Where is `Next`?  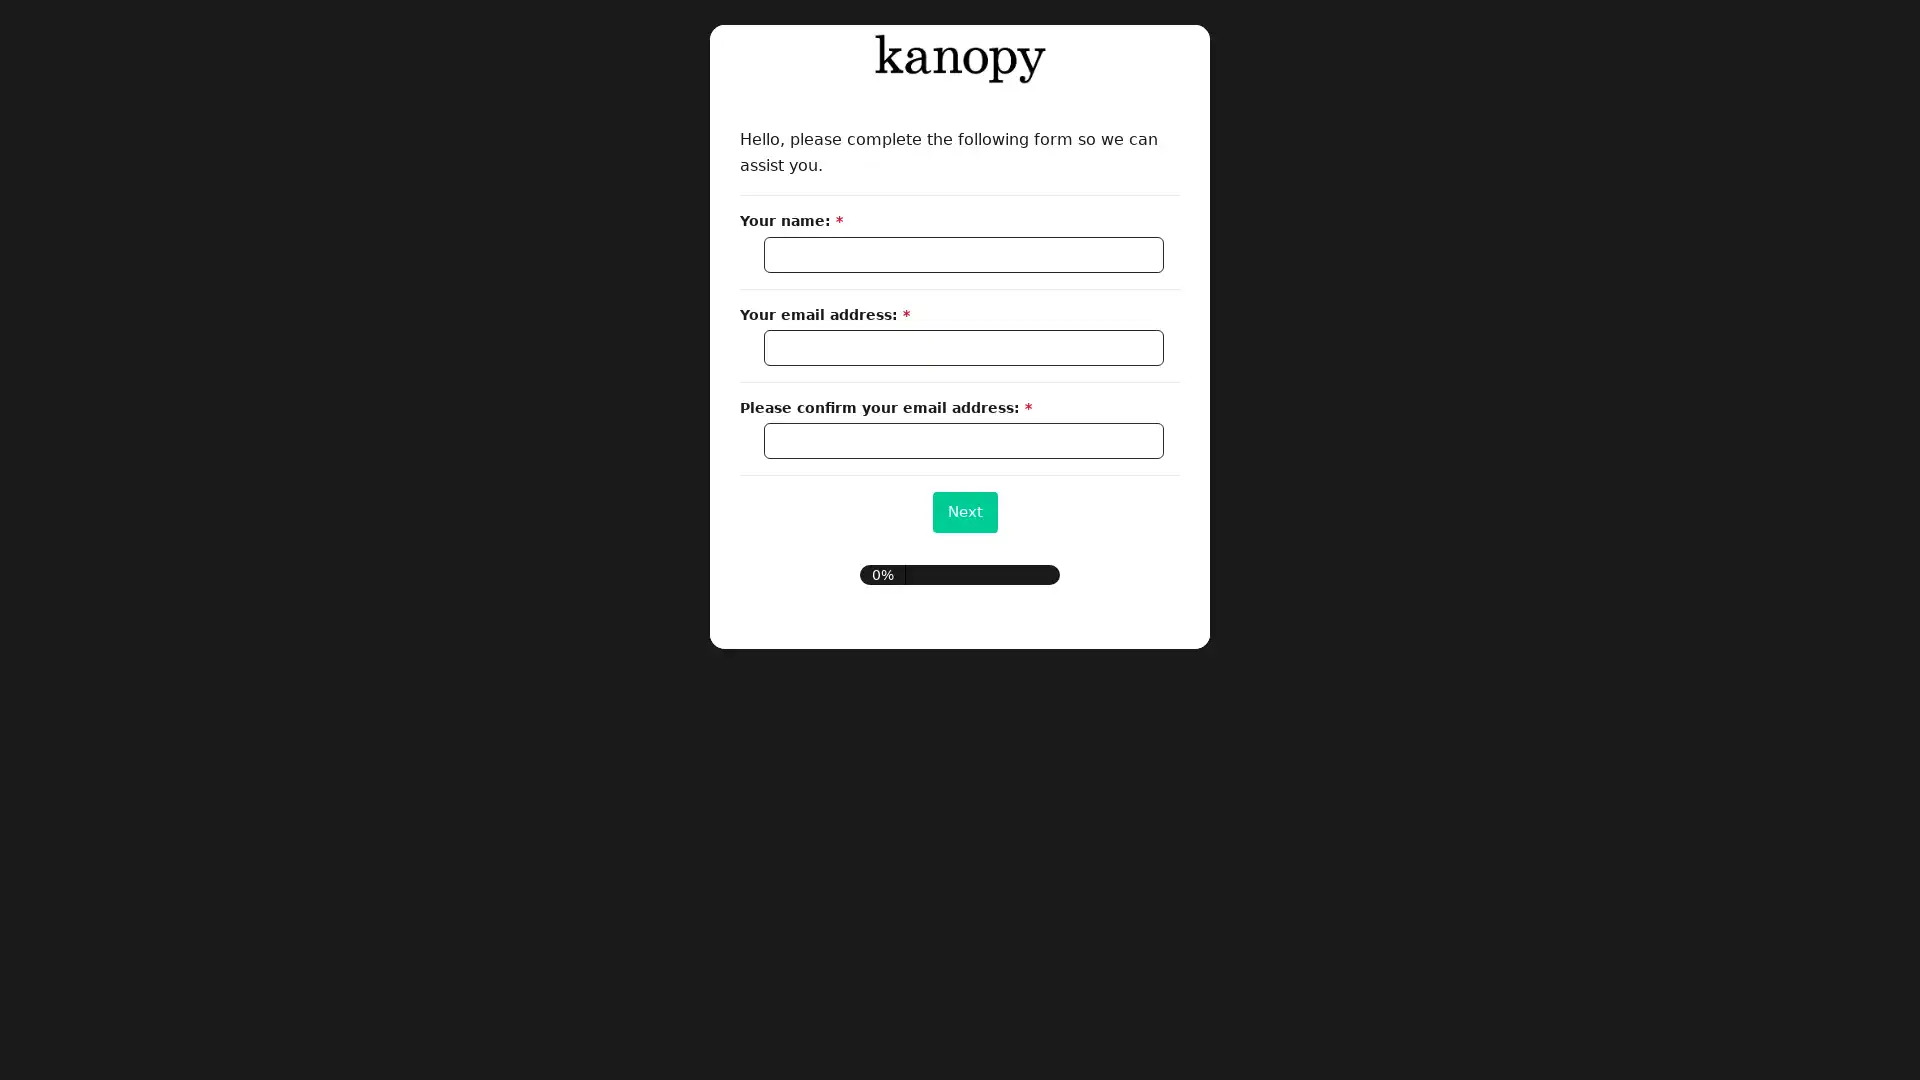
Next is located at coordinates (964, 511).